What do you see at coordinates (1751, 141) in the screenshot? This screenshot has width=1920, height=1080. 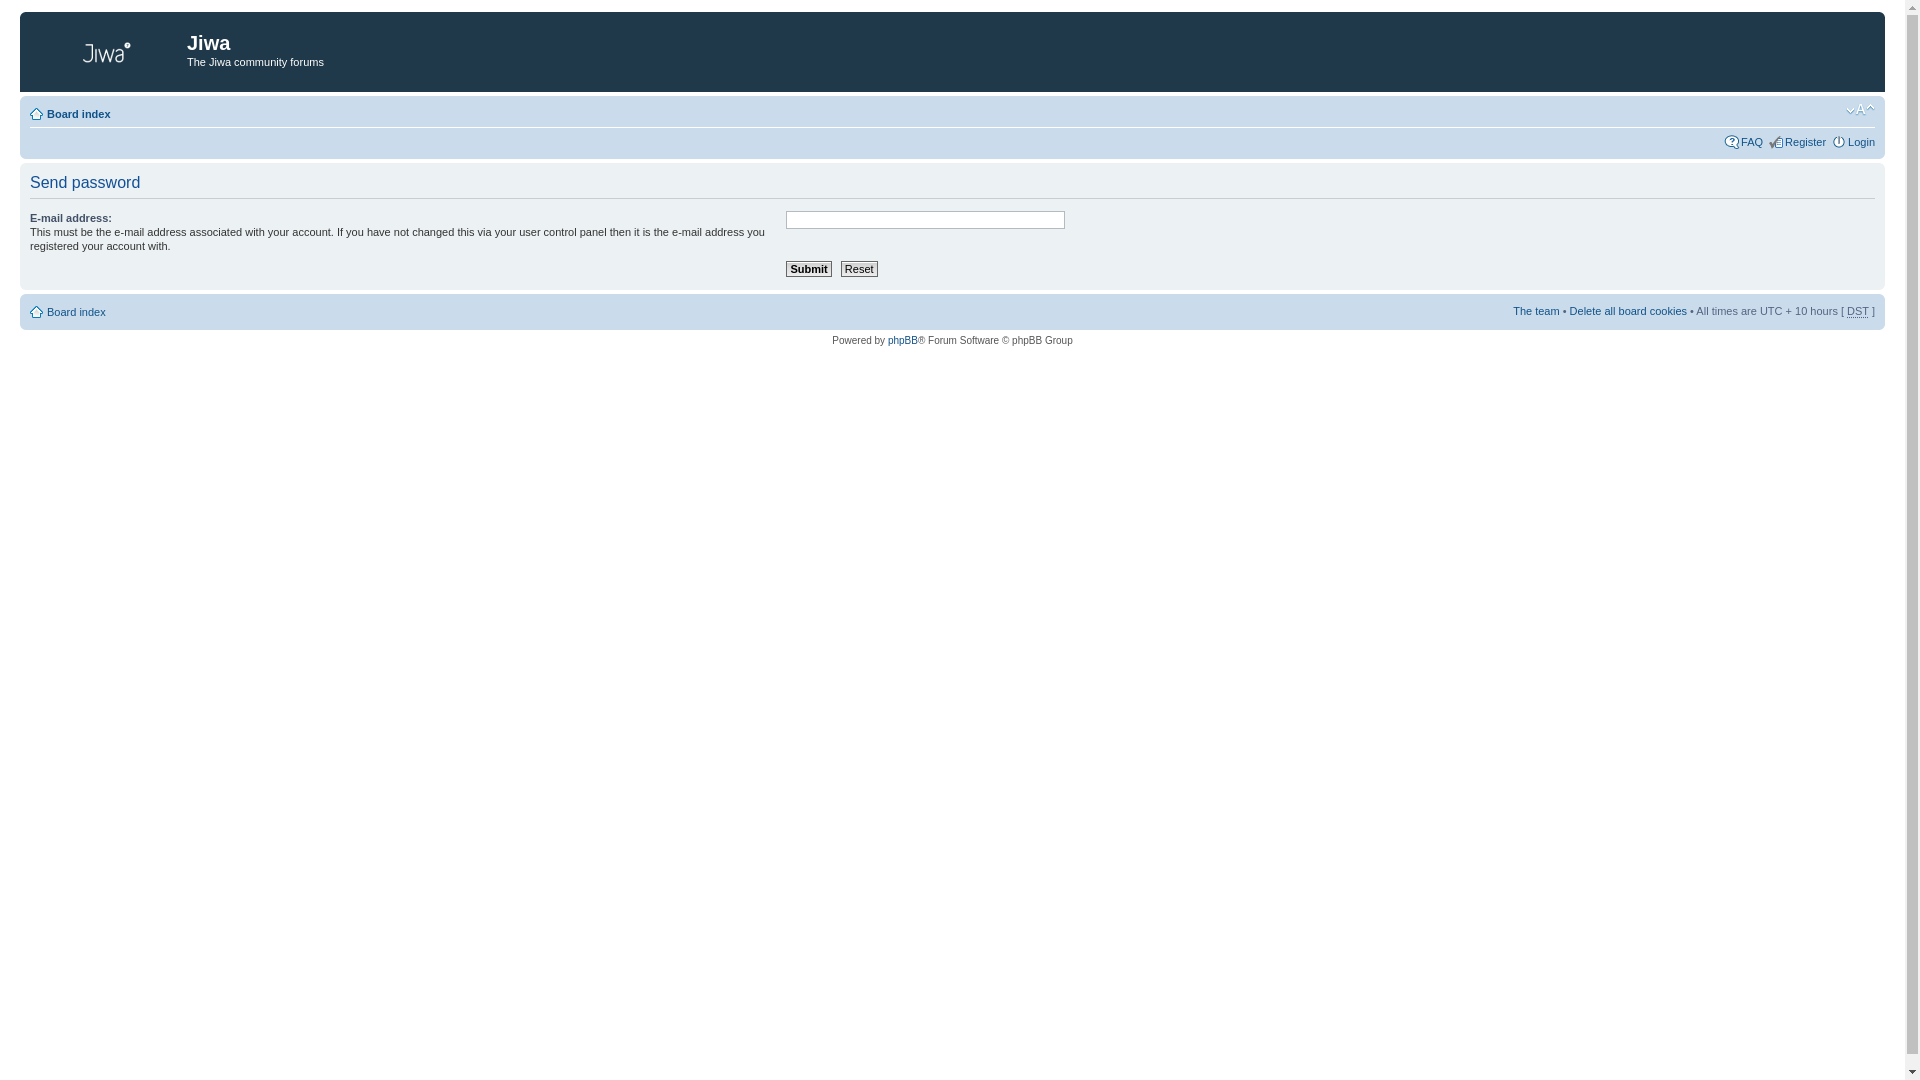 I see `'FAQ'` at bounding box center [1751, 141].